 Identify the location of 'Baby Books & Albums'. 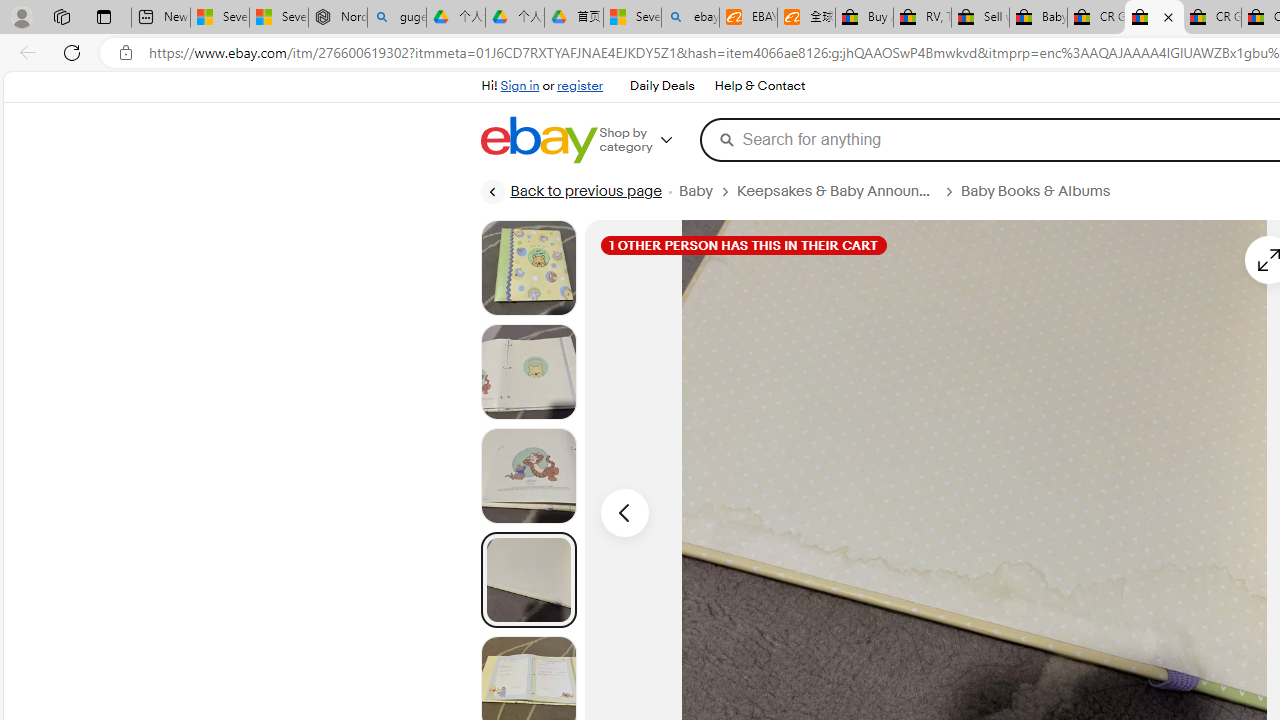
(1042, 191).